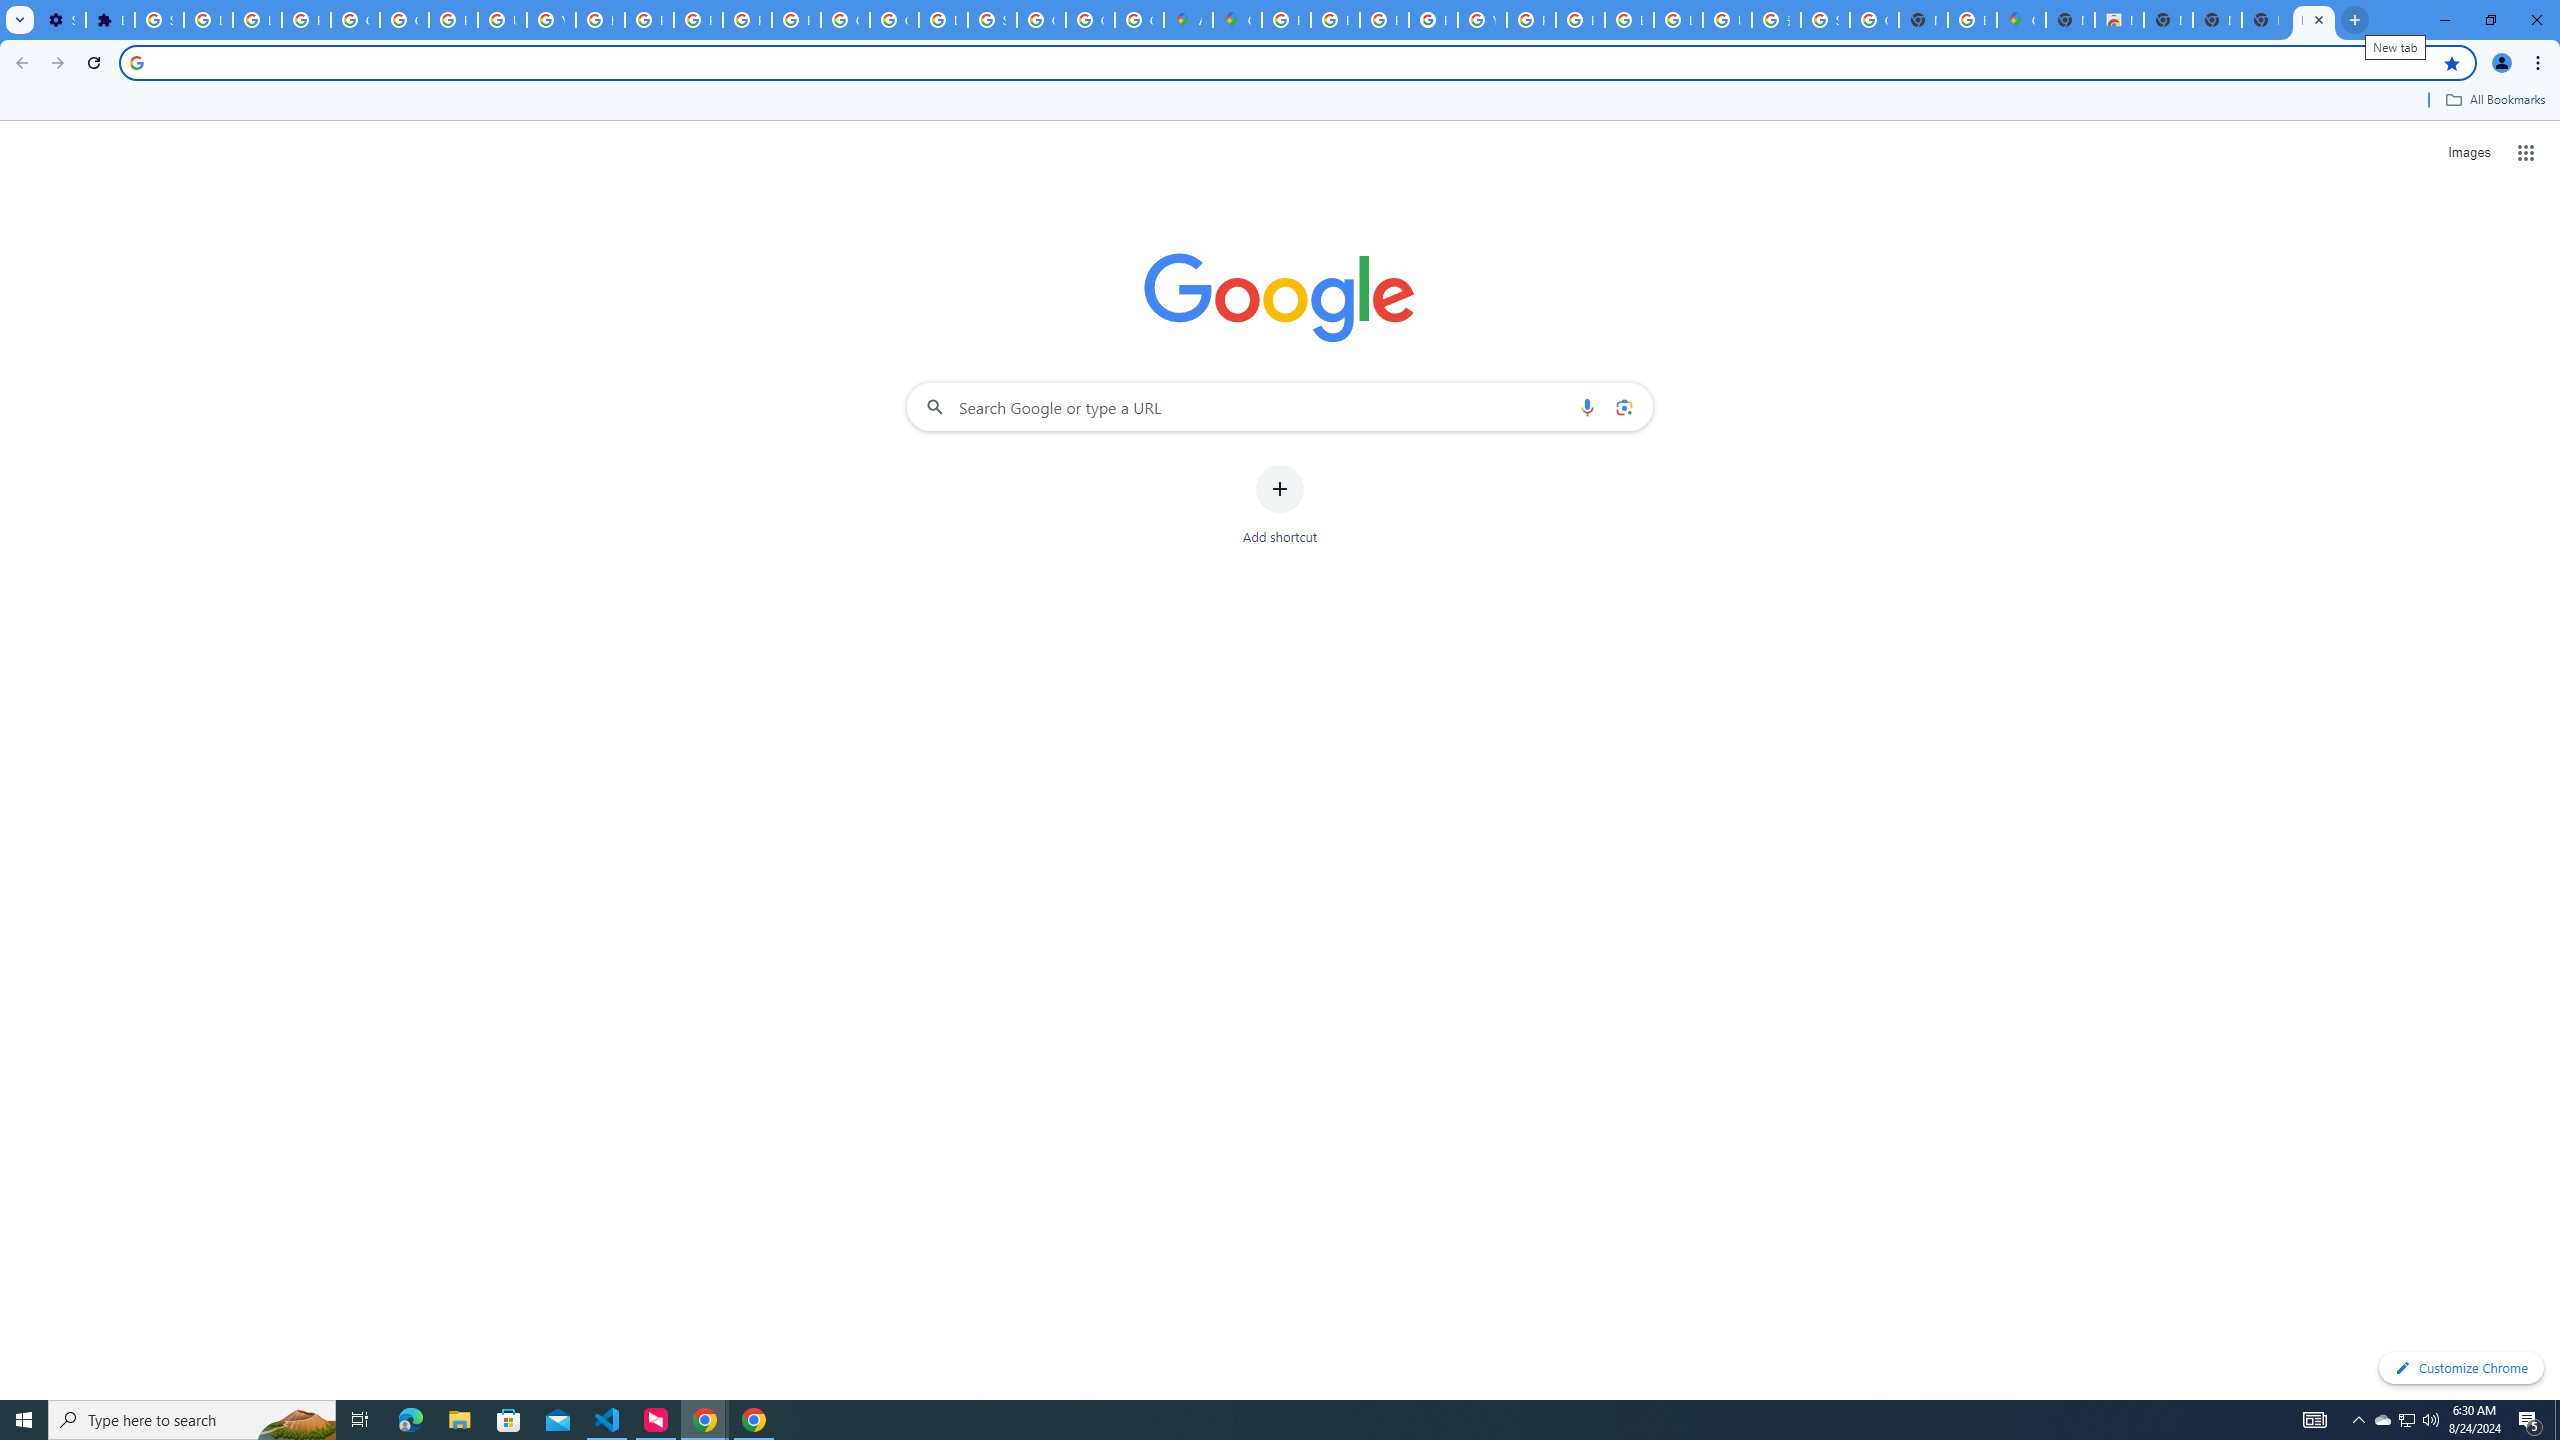 The image size is (2560, 1440). What do you see at coordinates (110, 19) in the screenshot?
I see `'Extensions'` at bounding box center [110, 19].